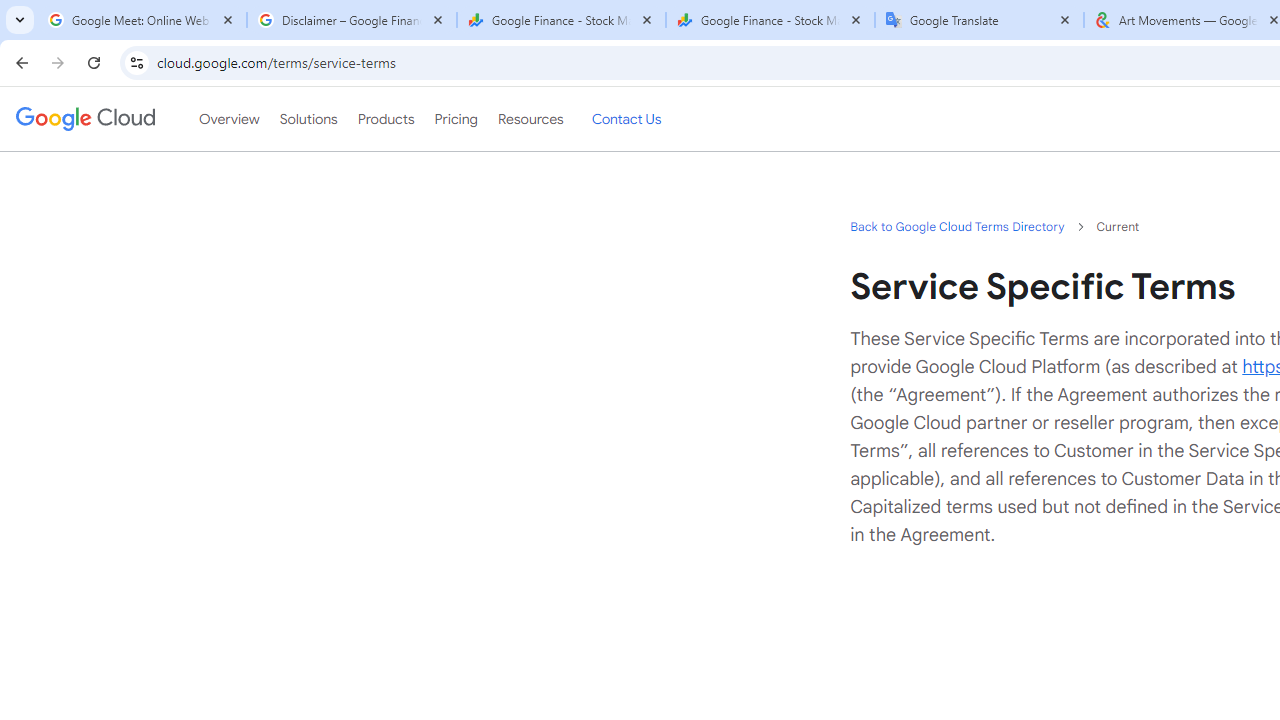 This screenshot has width=1280, height=720. I want to click on 'Back to Google Cloud Terms Directory', so click(956, 225).